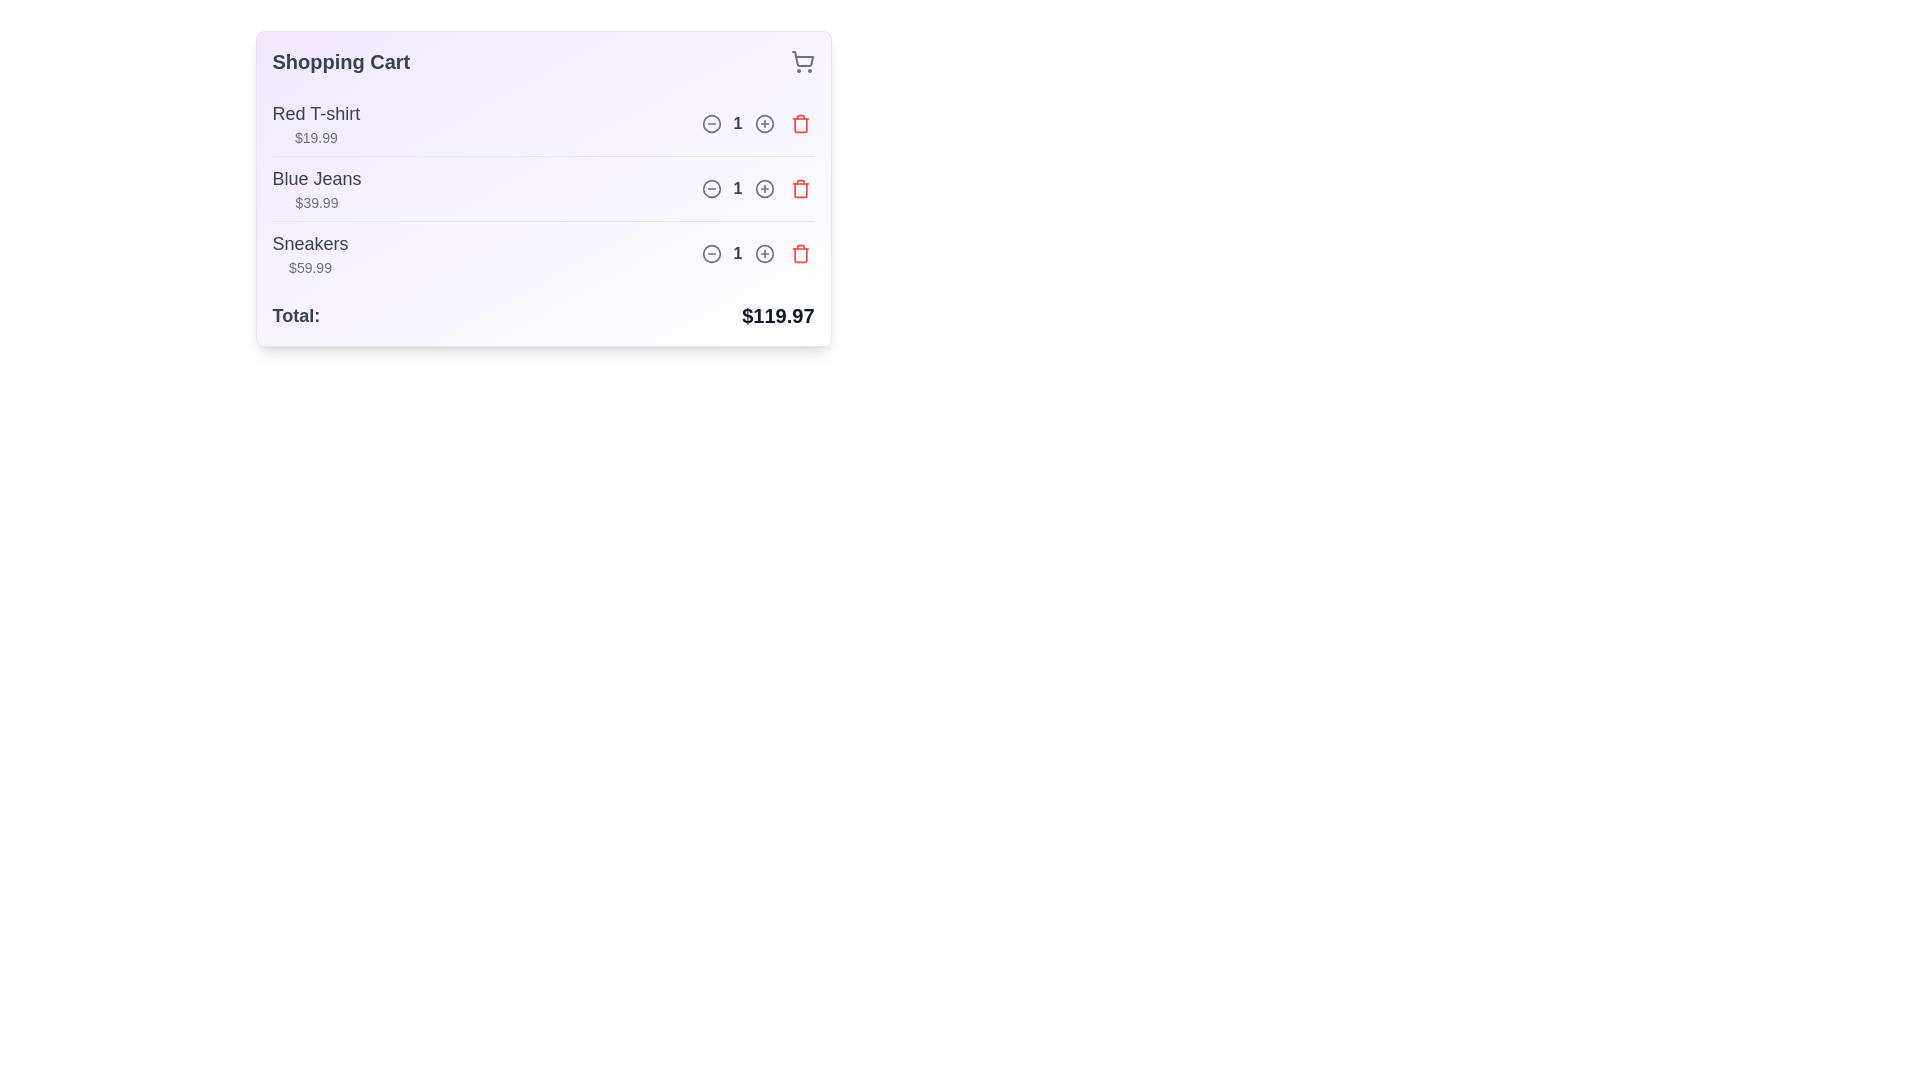 The image size is (1920, 1080). Describe the element at coordinates (800, 190) in the screenshot. I see `the second trash can icon` at that location.